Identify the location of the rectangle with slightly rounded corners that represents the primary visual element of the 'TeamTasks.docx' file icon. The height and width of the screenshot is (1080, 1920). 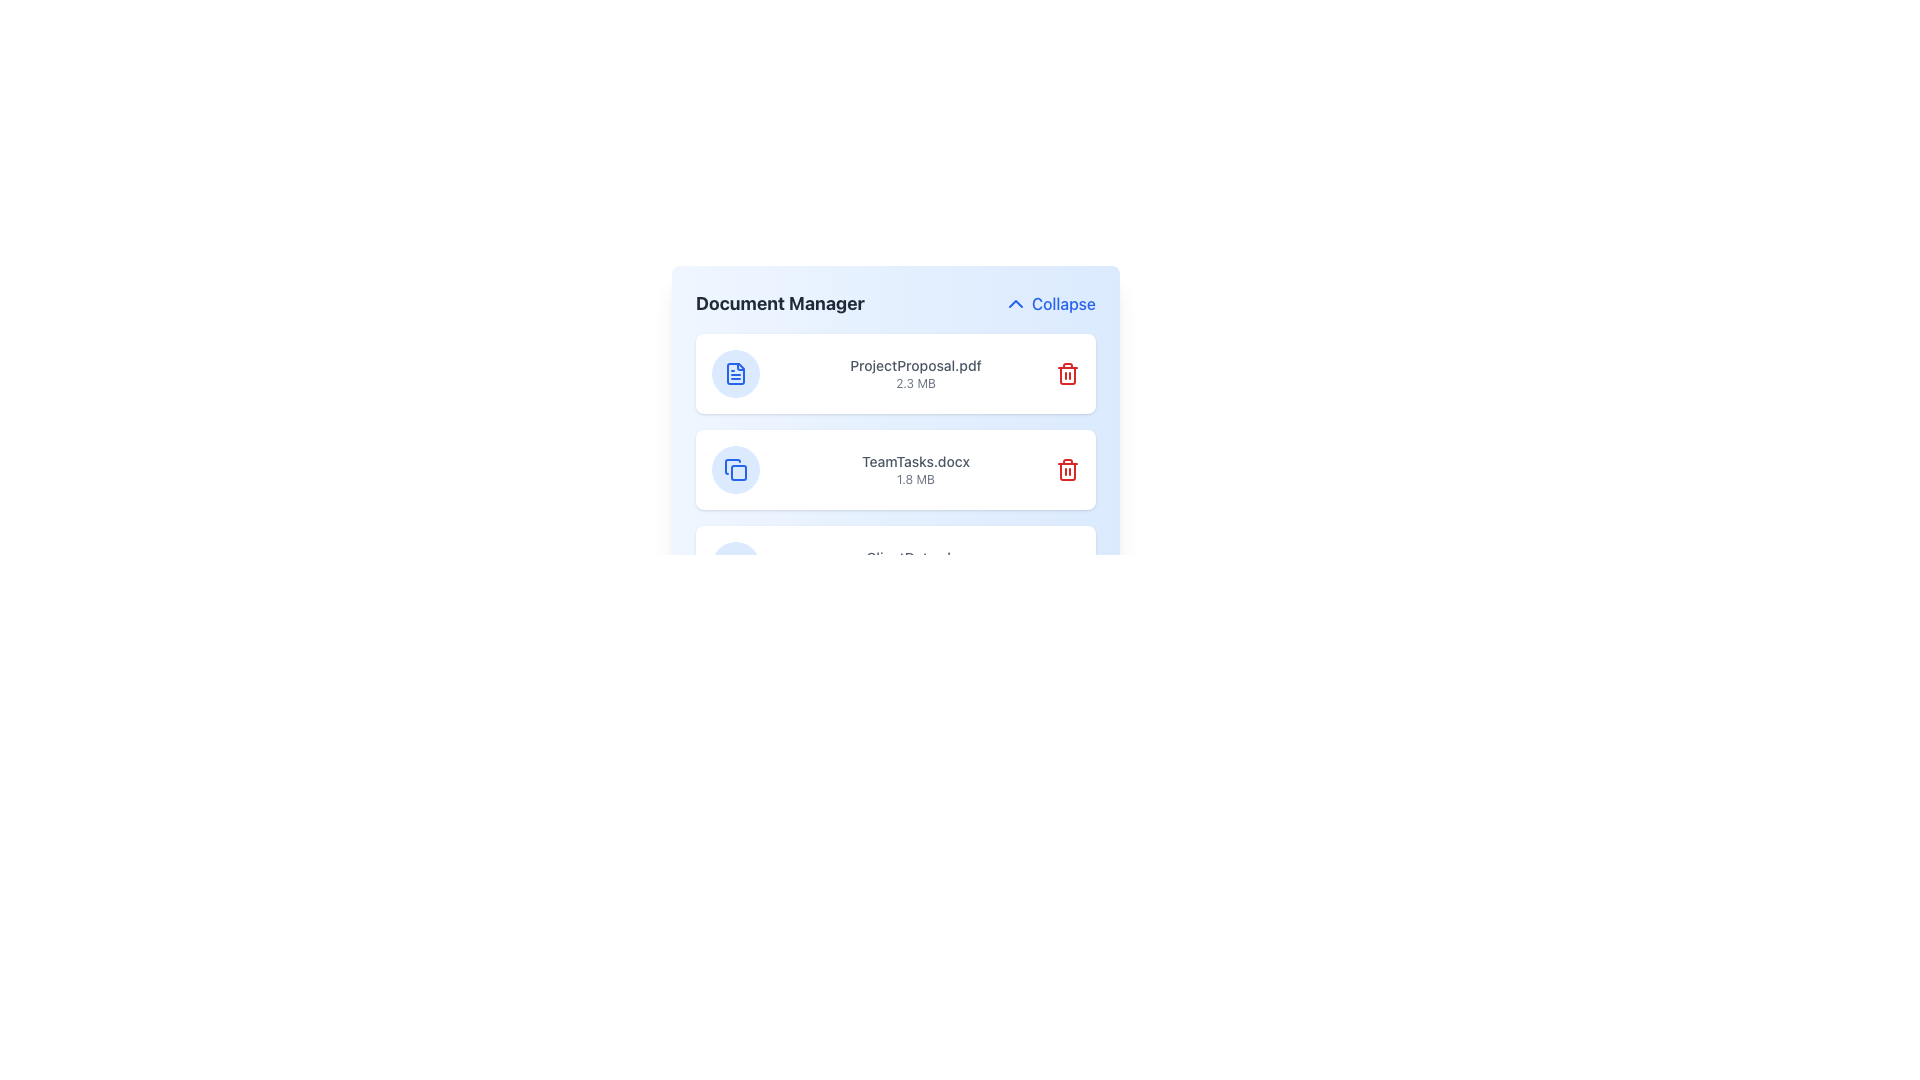
(738, 473).